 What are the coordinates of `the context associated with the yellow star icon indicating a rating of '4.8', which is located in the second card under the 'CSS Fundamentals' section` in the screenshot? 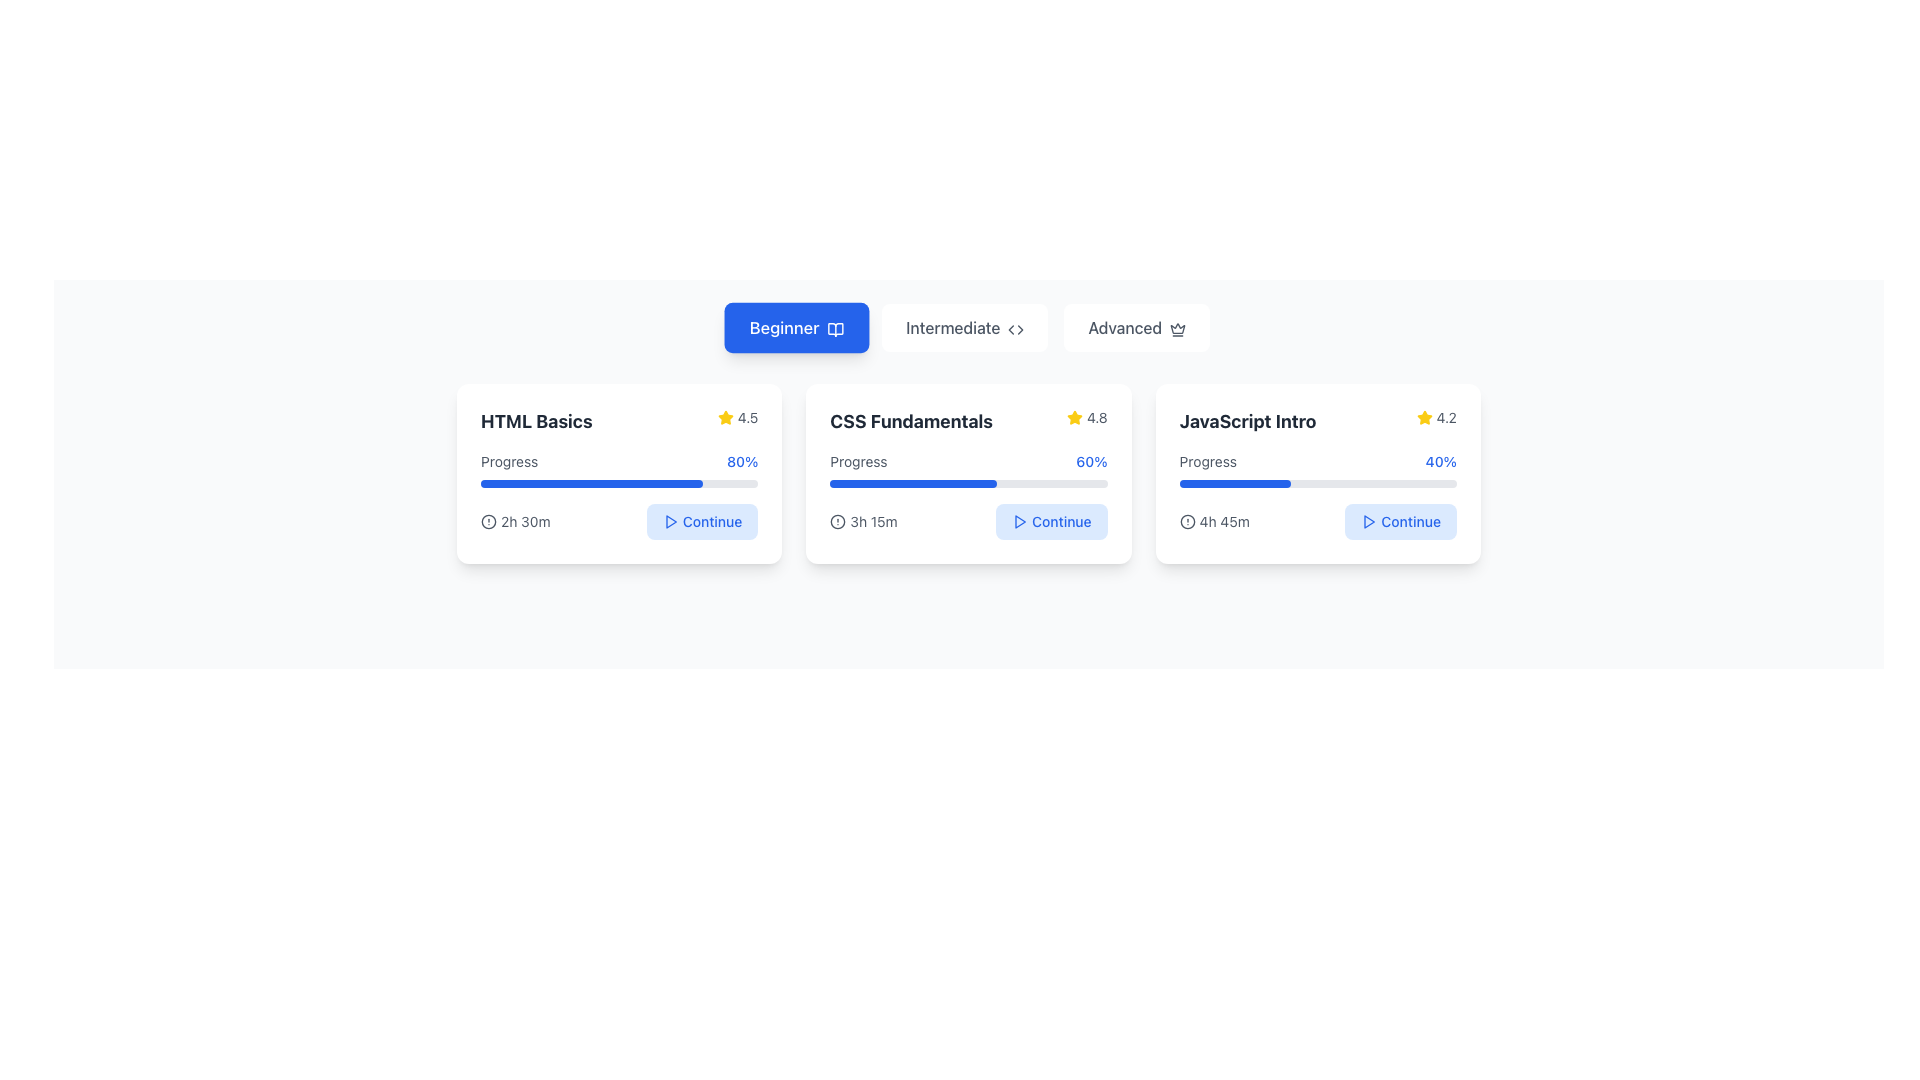 It's located at (1074, 416).